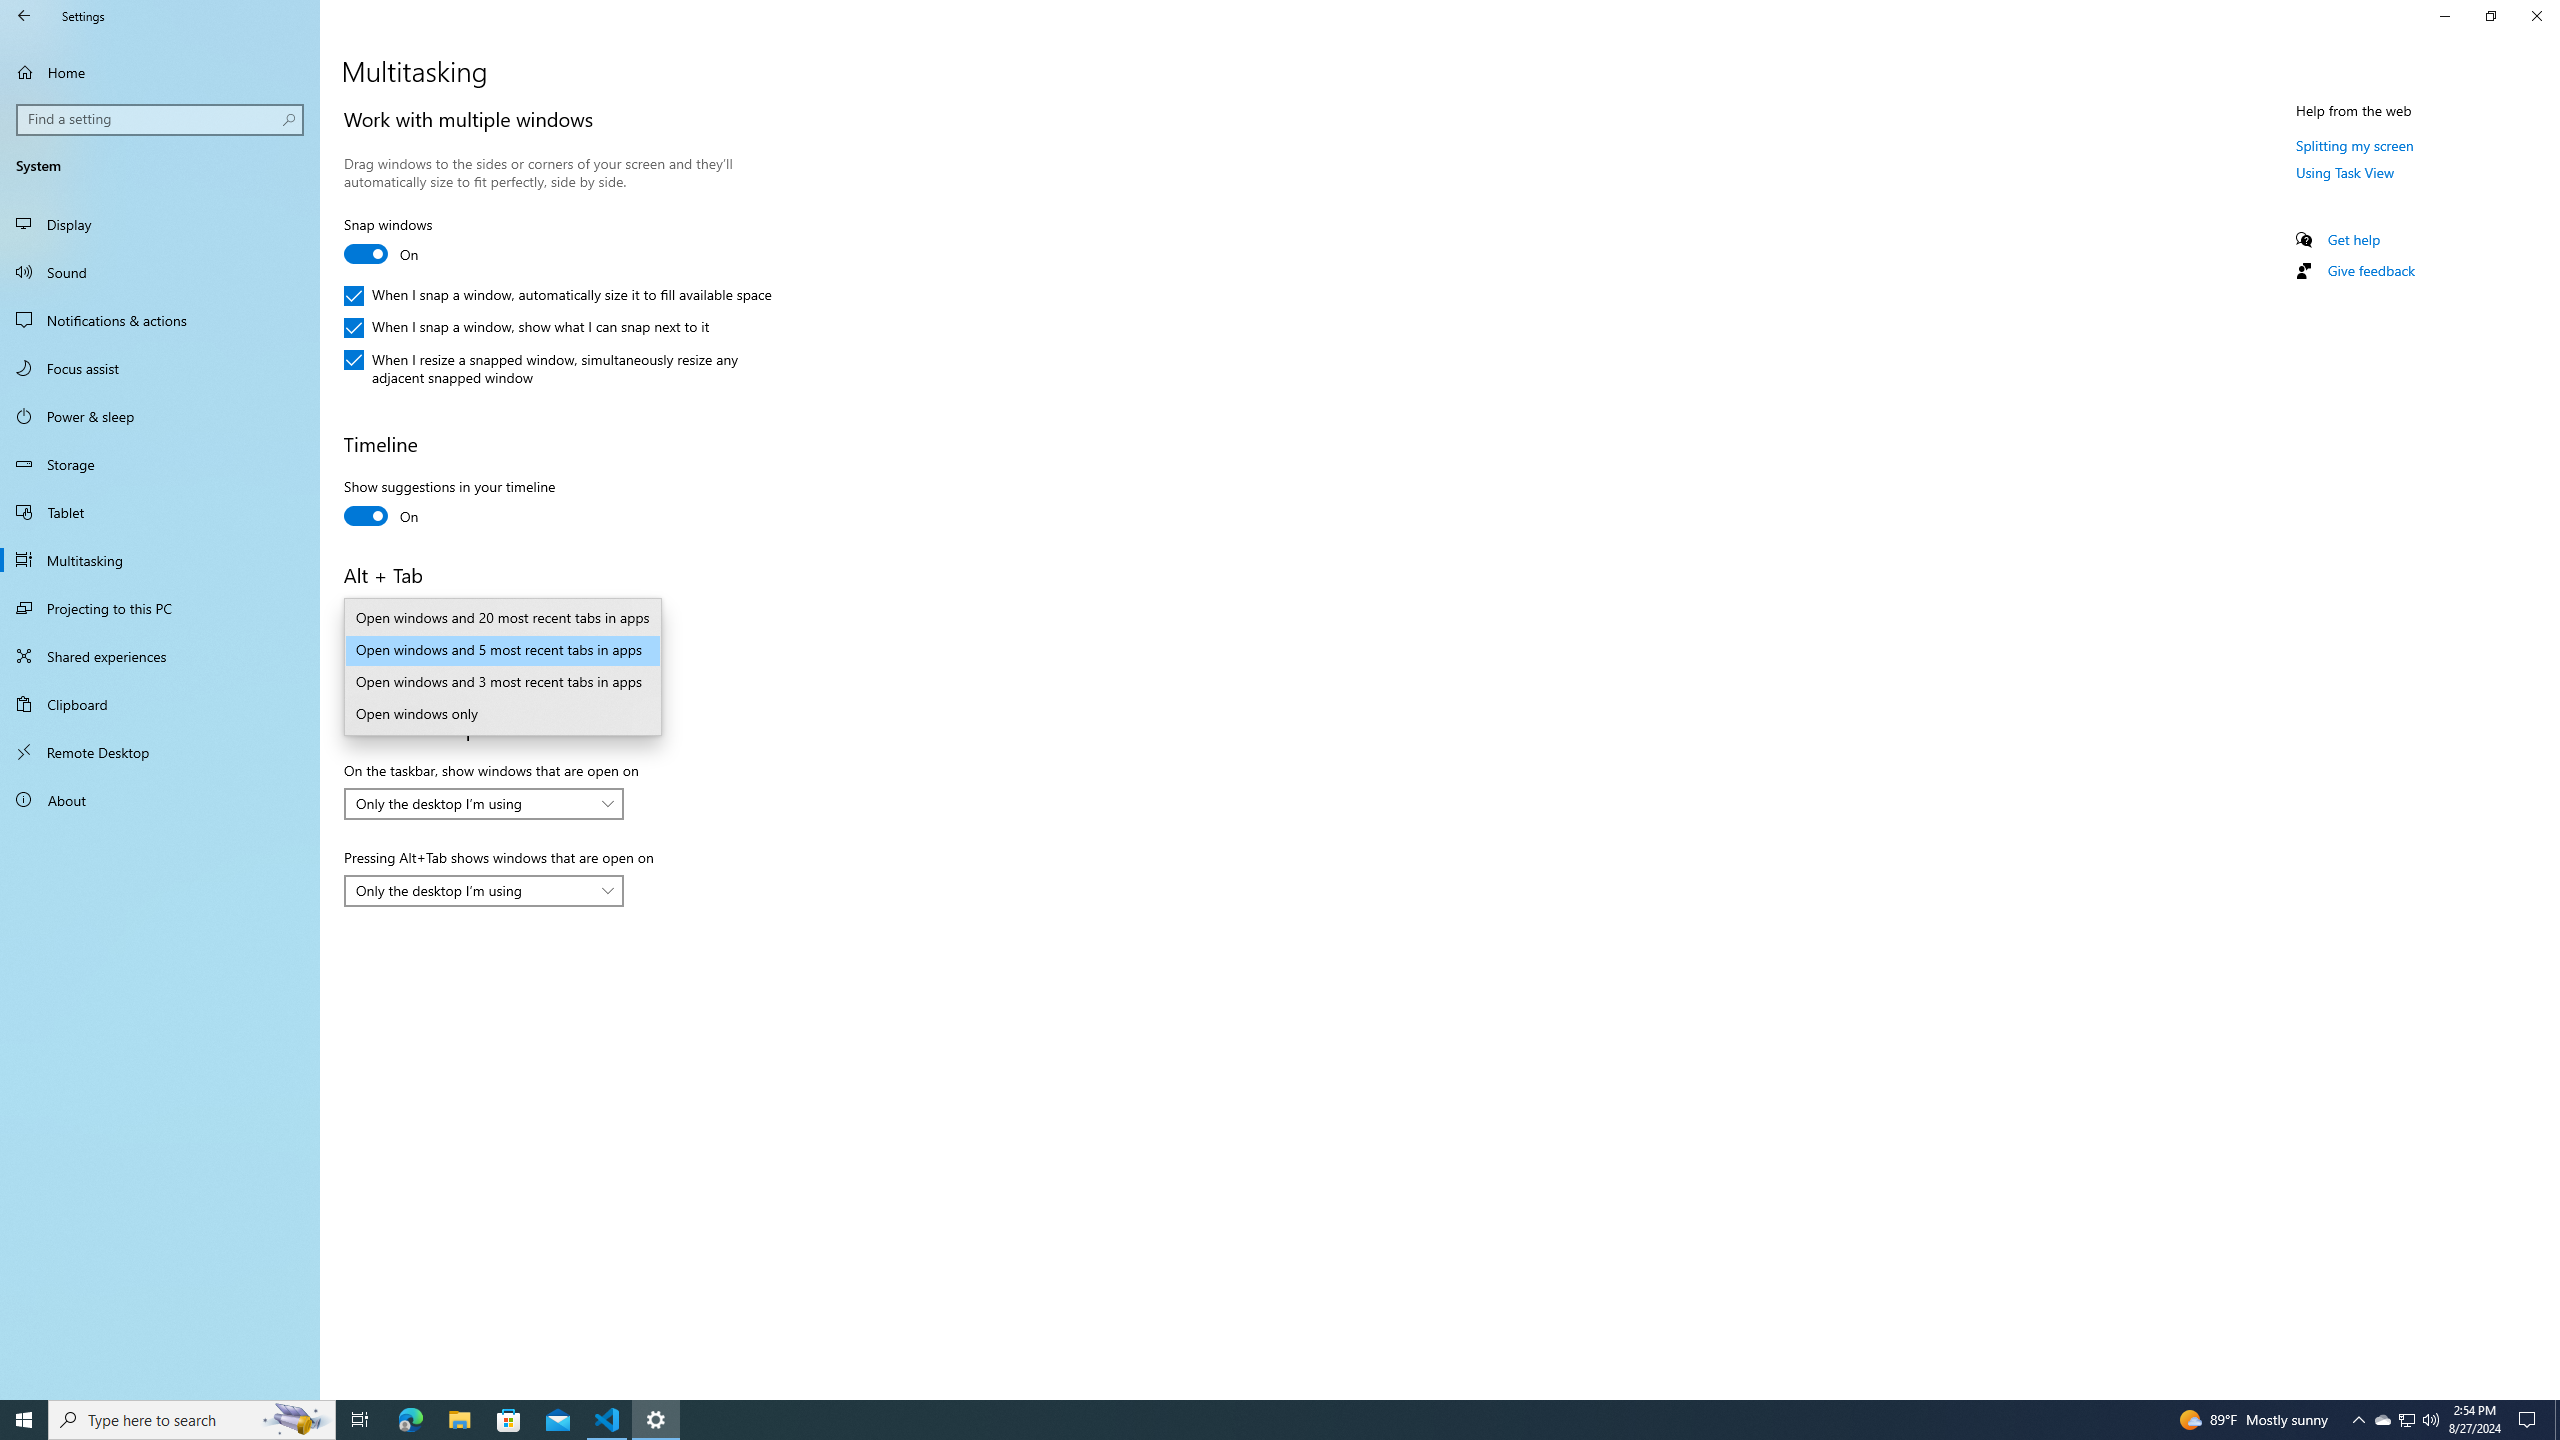 The height and width of the screenshot is (1440, 2560). I want to click on 'Notification Chevron', so click(2359, 1418).